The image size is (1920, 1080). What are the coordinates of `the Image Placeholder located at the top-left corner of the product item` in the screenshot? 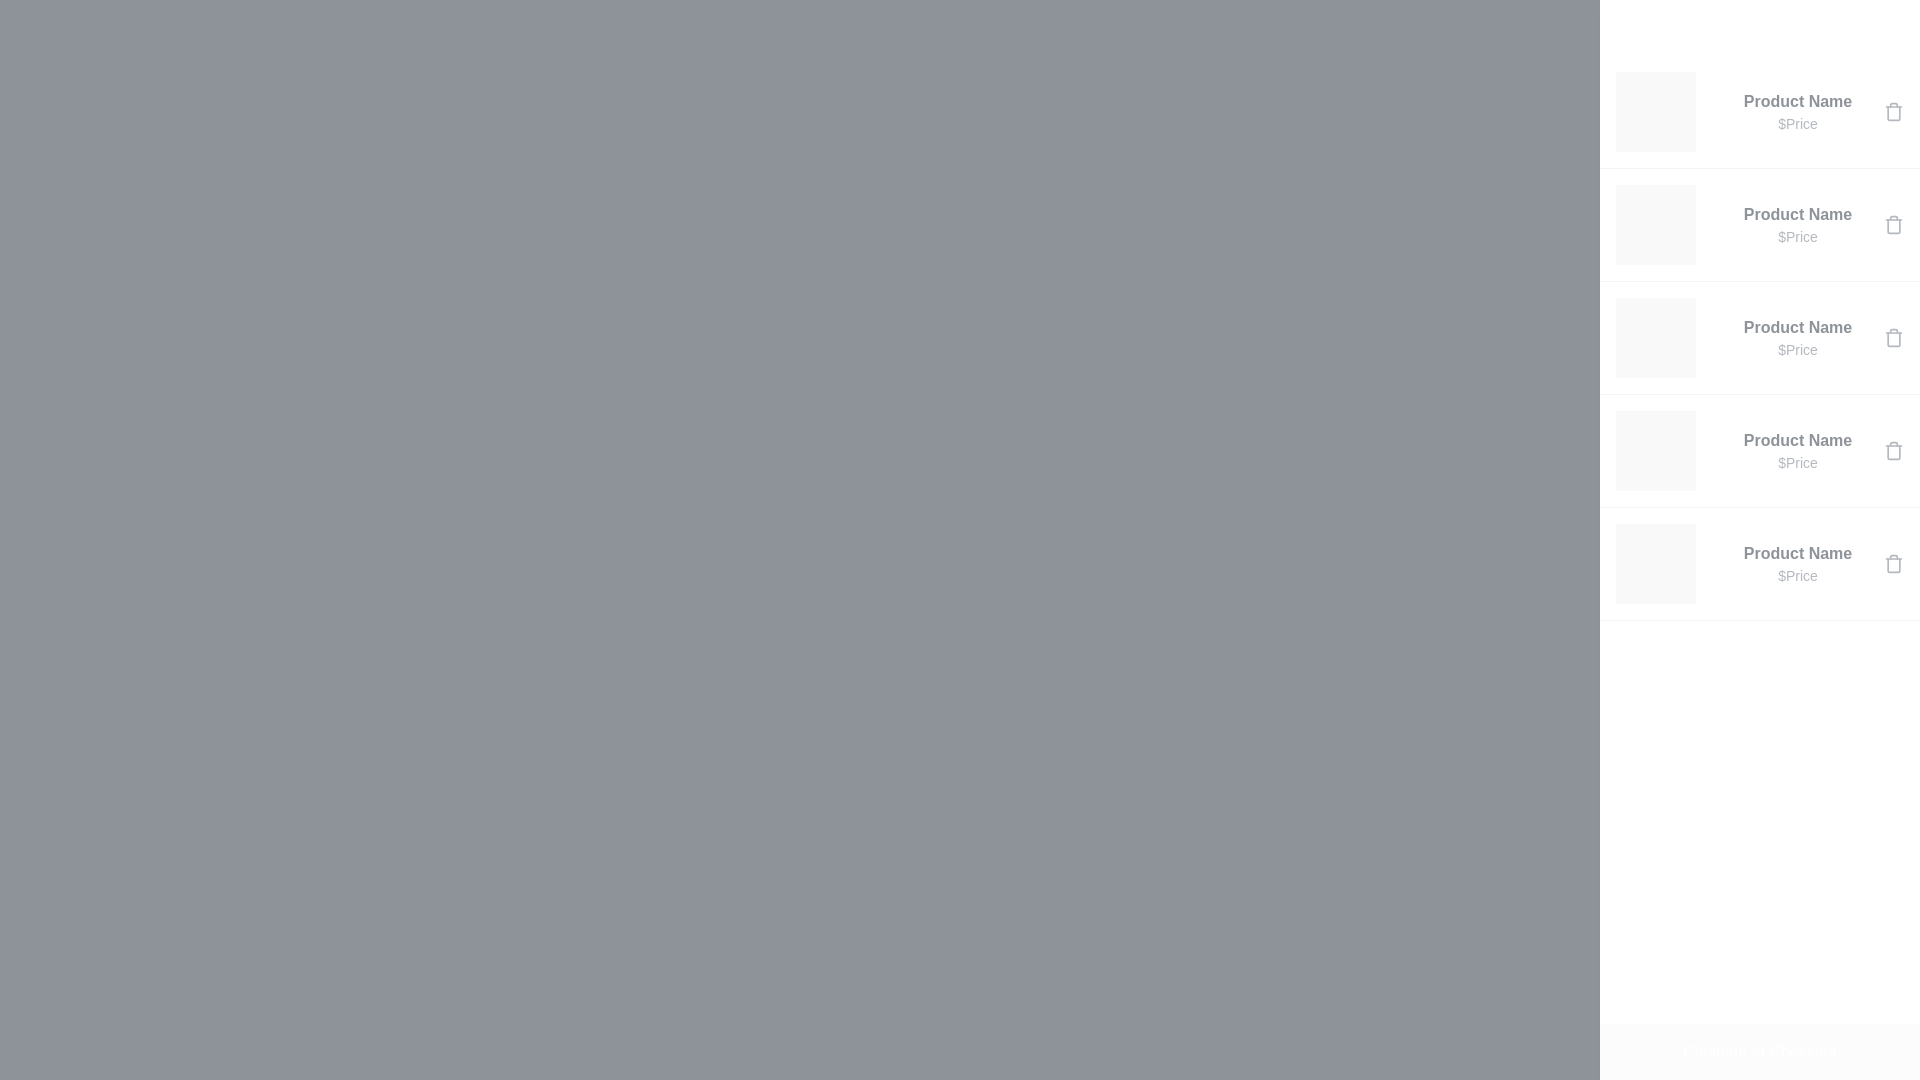 It's located at (1656, 111).